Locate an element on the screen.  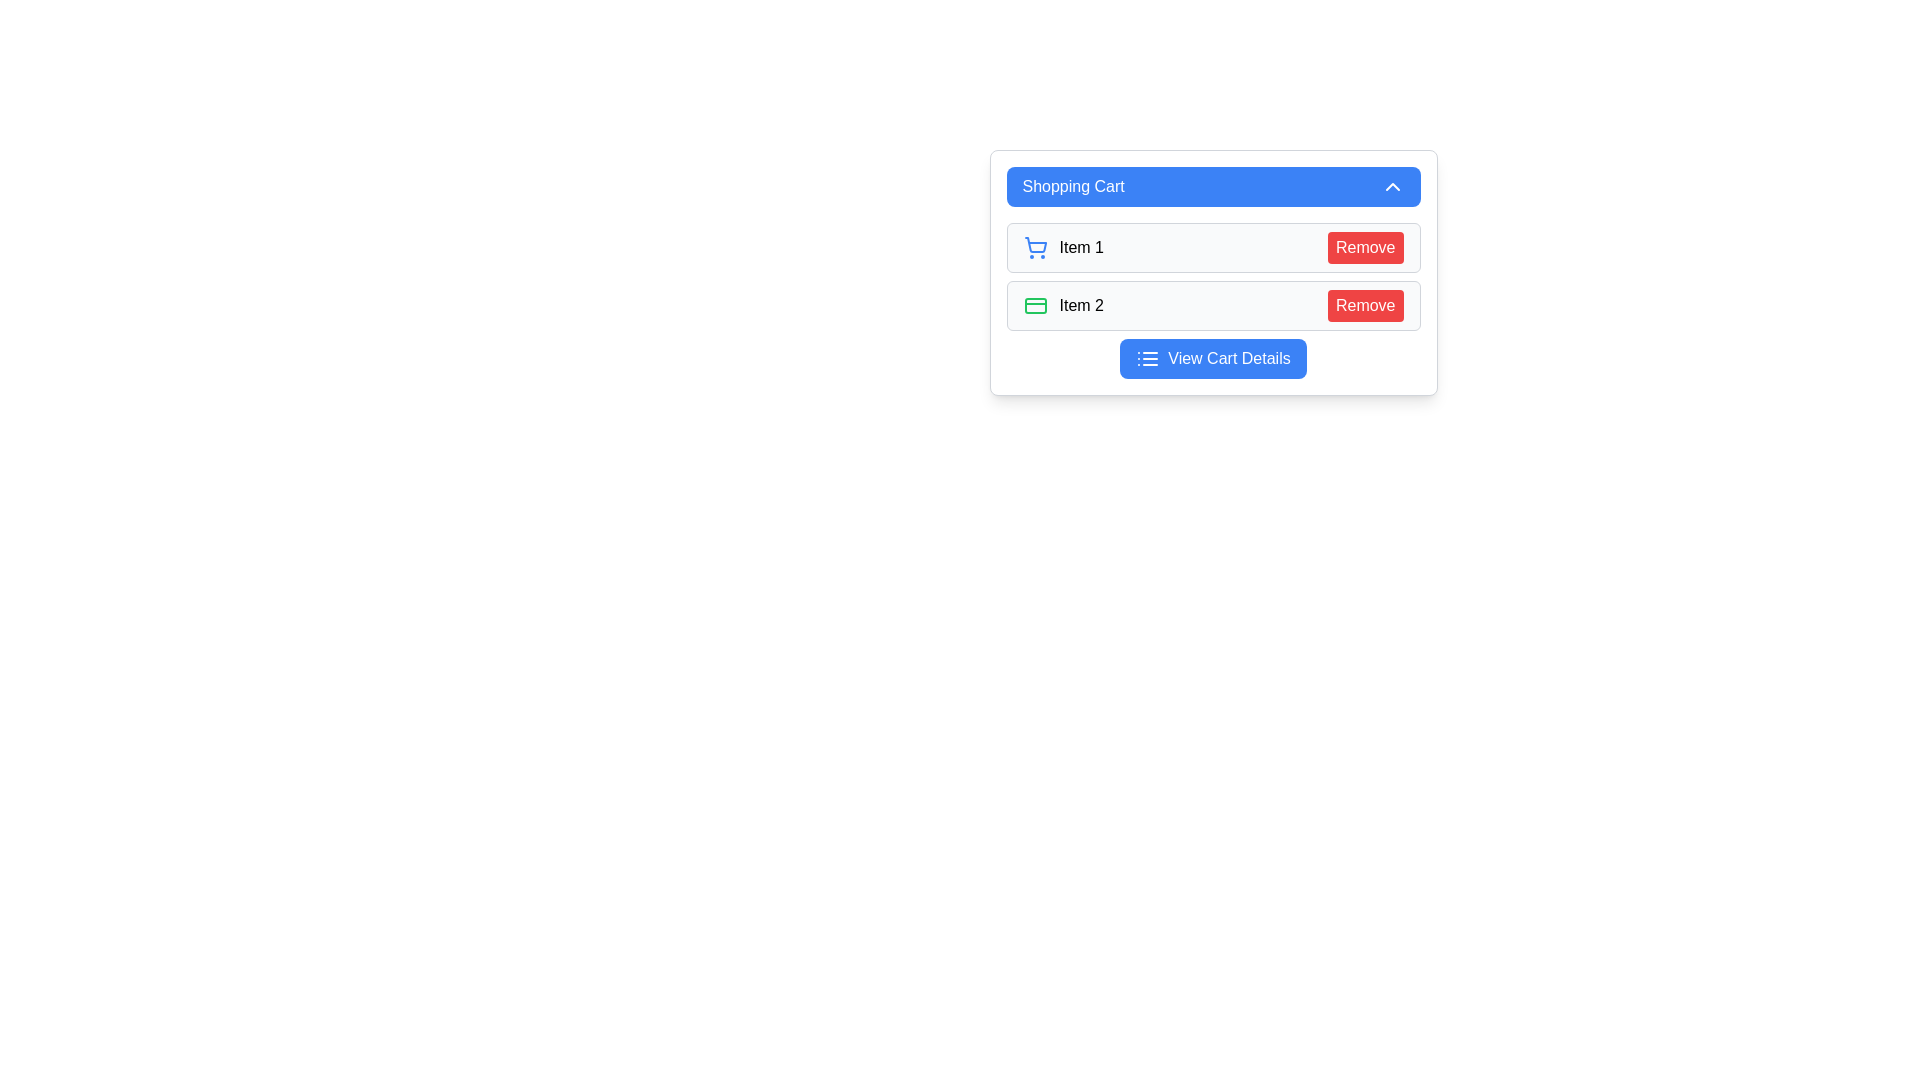
the upward-facing arrow icon in the top right corner of the blue header bar labeled 'Shopping Cart' is located at coordinates (1391, 186).